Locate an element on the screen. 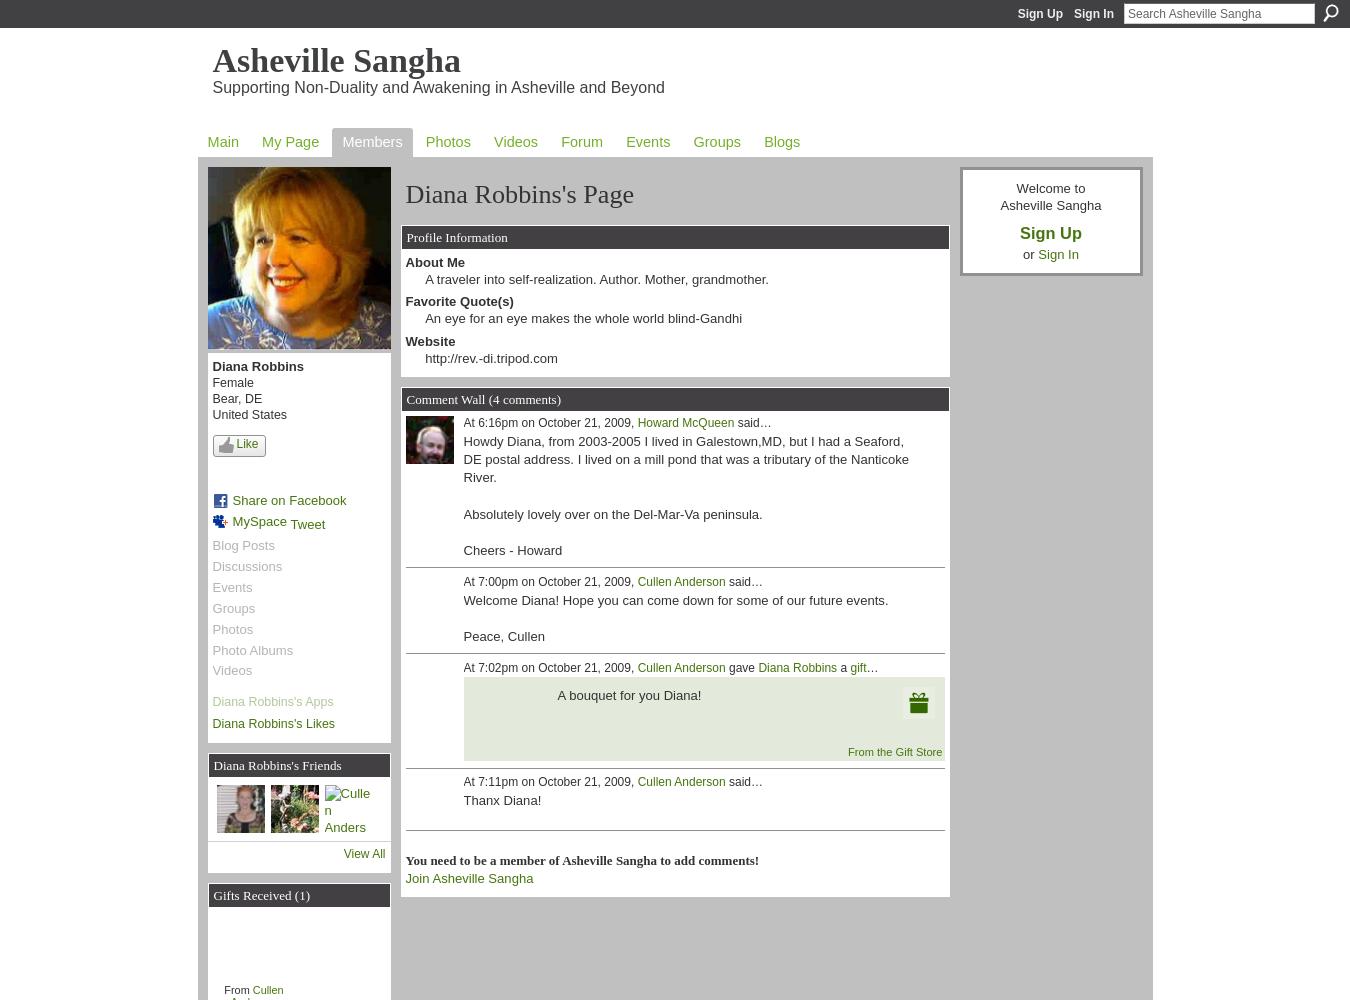 This screenshot has height=1000, width=1350. 'Diana Robbins's Apps' is located at coordinates (211, 701).